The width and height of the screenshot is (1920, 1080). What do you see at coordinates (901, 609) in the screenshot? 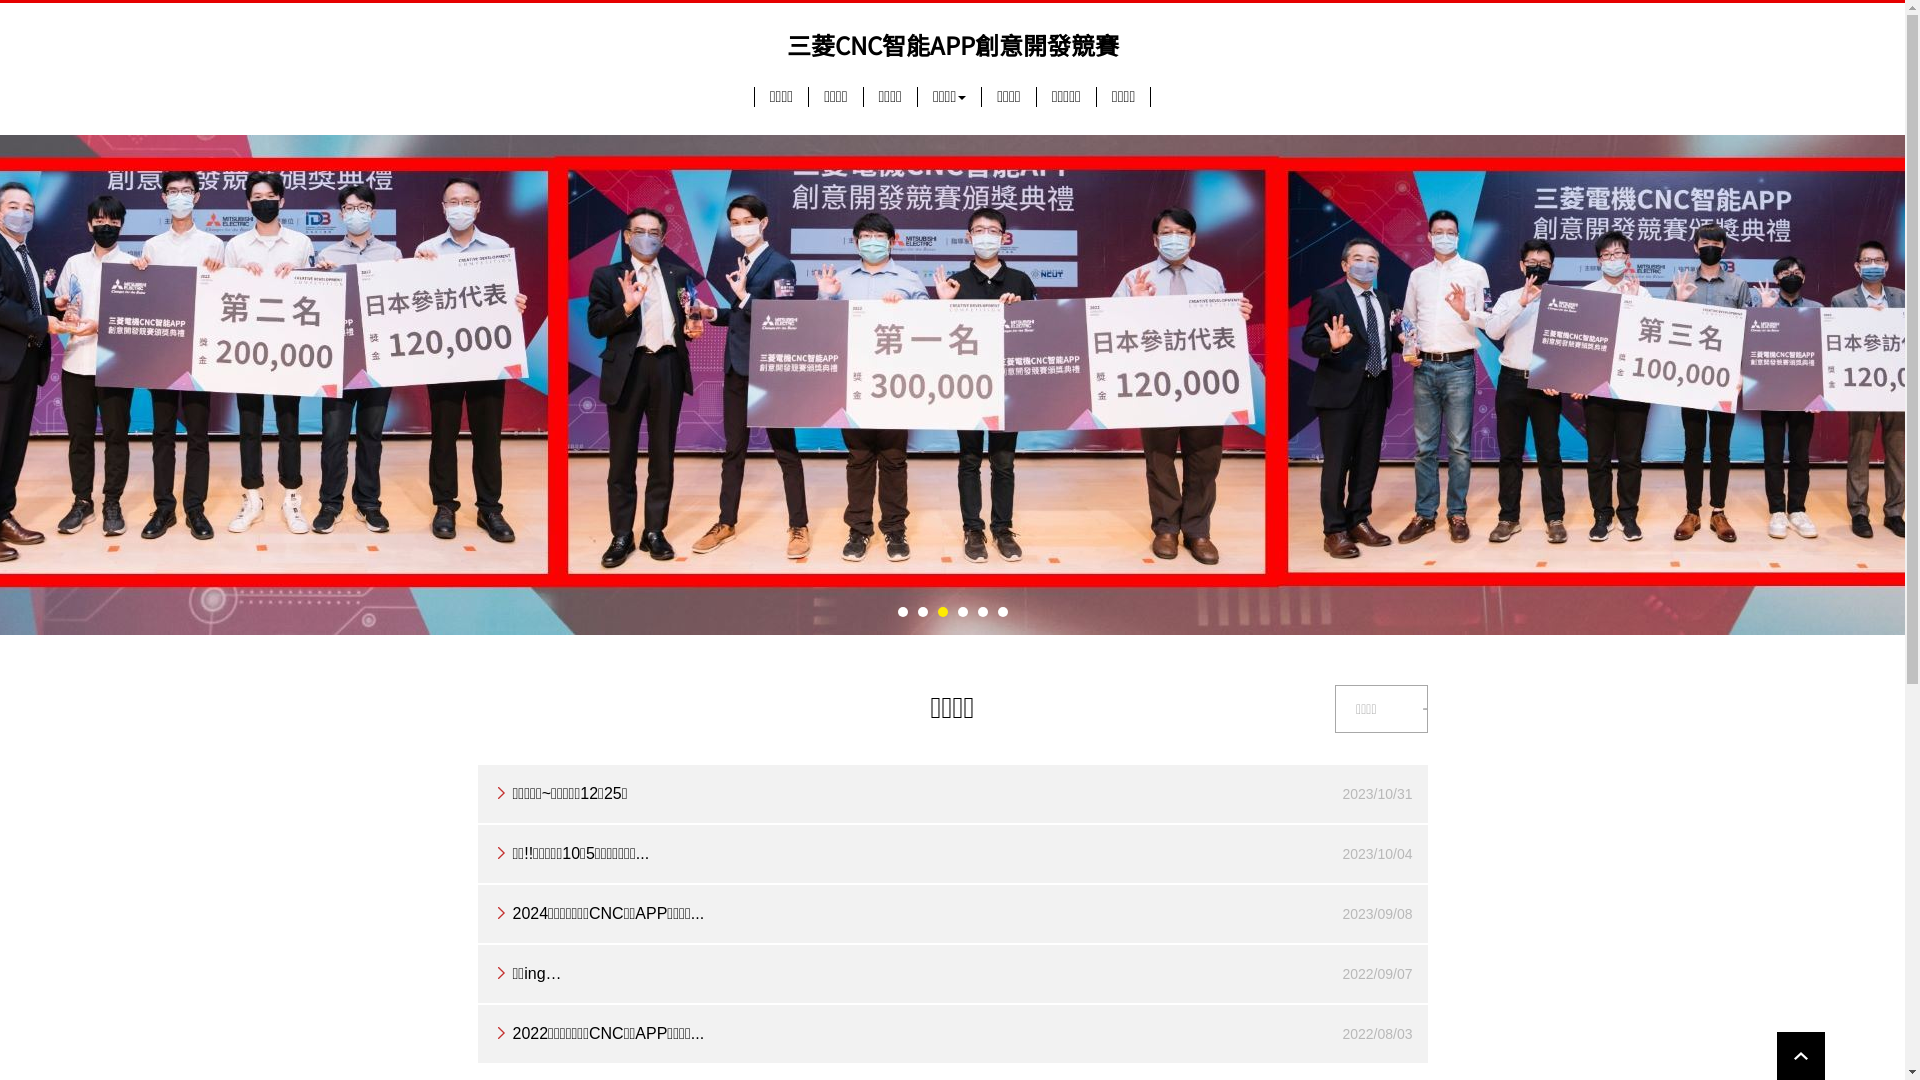
I see `'1'` at bounding box center [901, 609].